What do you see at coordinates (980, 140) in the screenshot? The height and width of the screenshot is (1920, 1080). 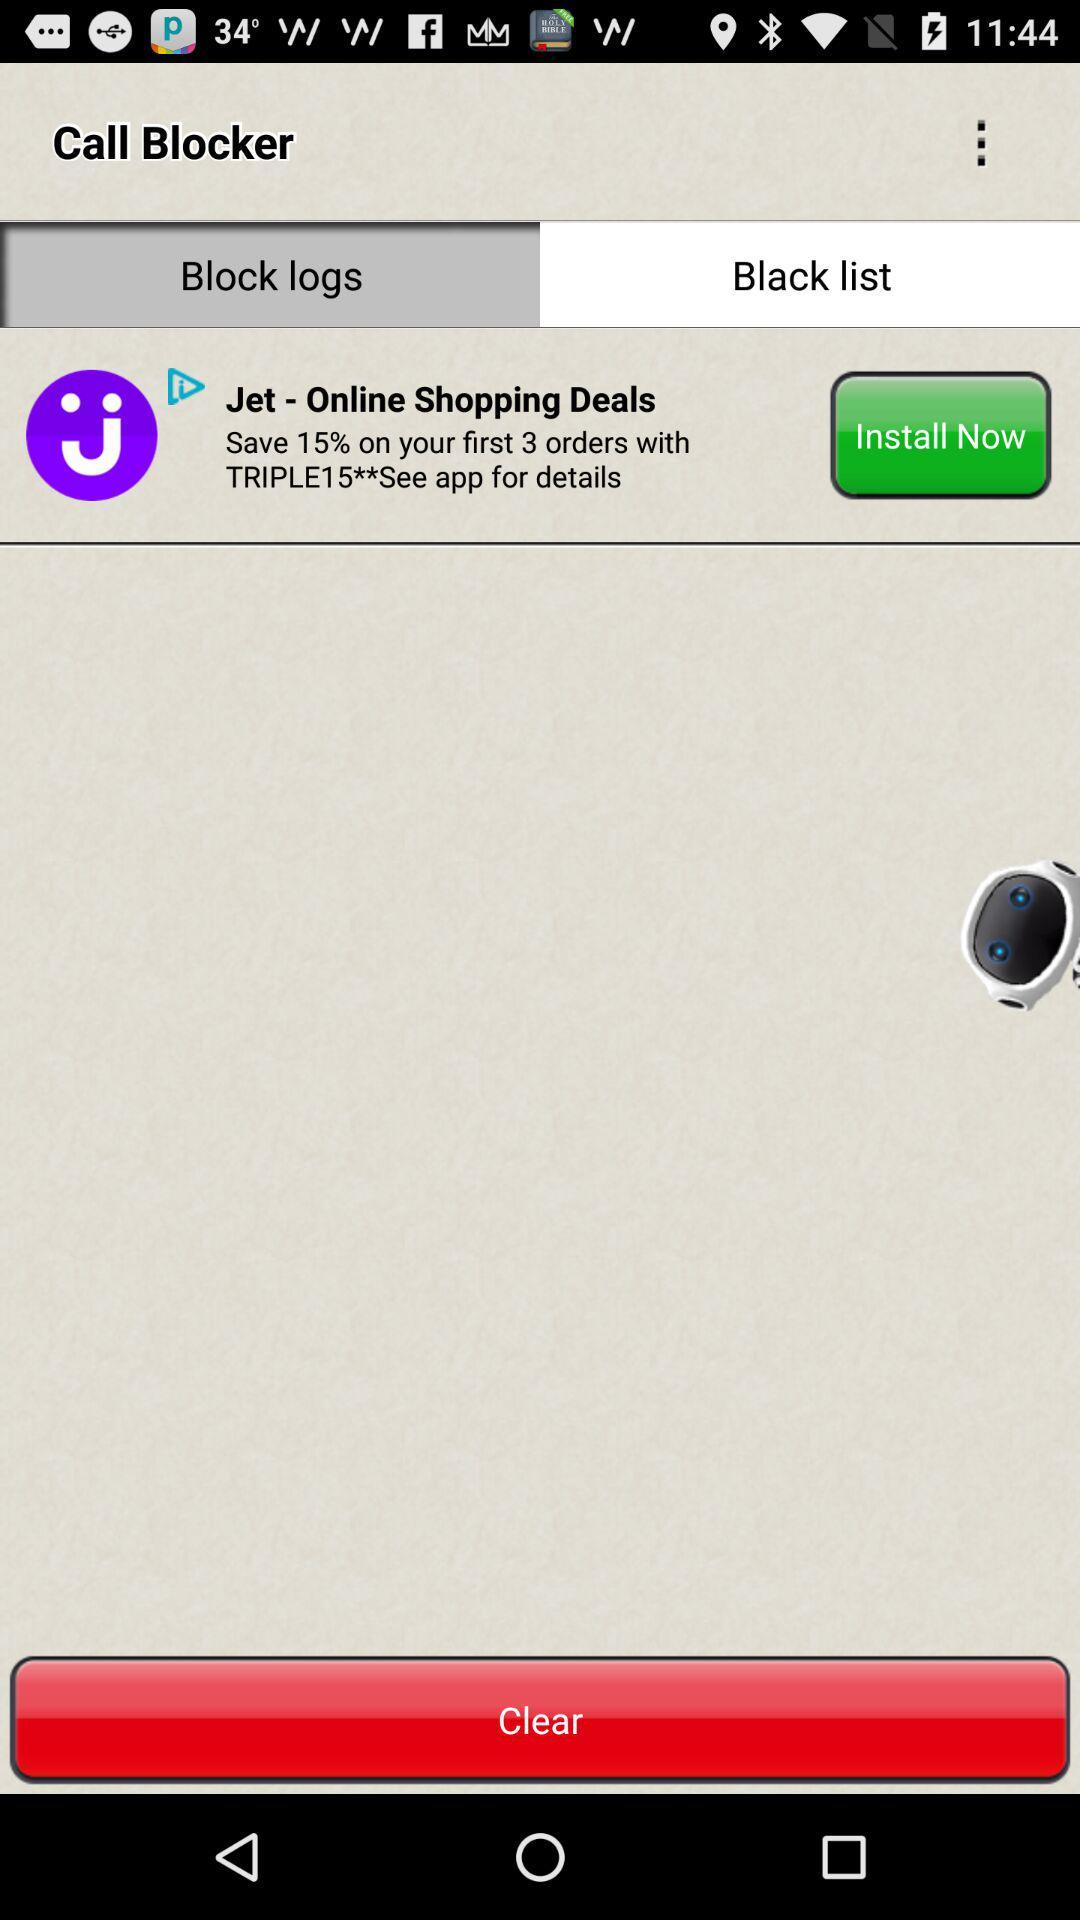 I see `drop down list giving options about call blocker` at bounding box center [980, 140].